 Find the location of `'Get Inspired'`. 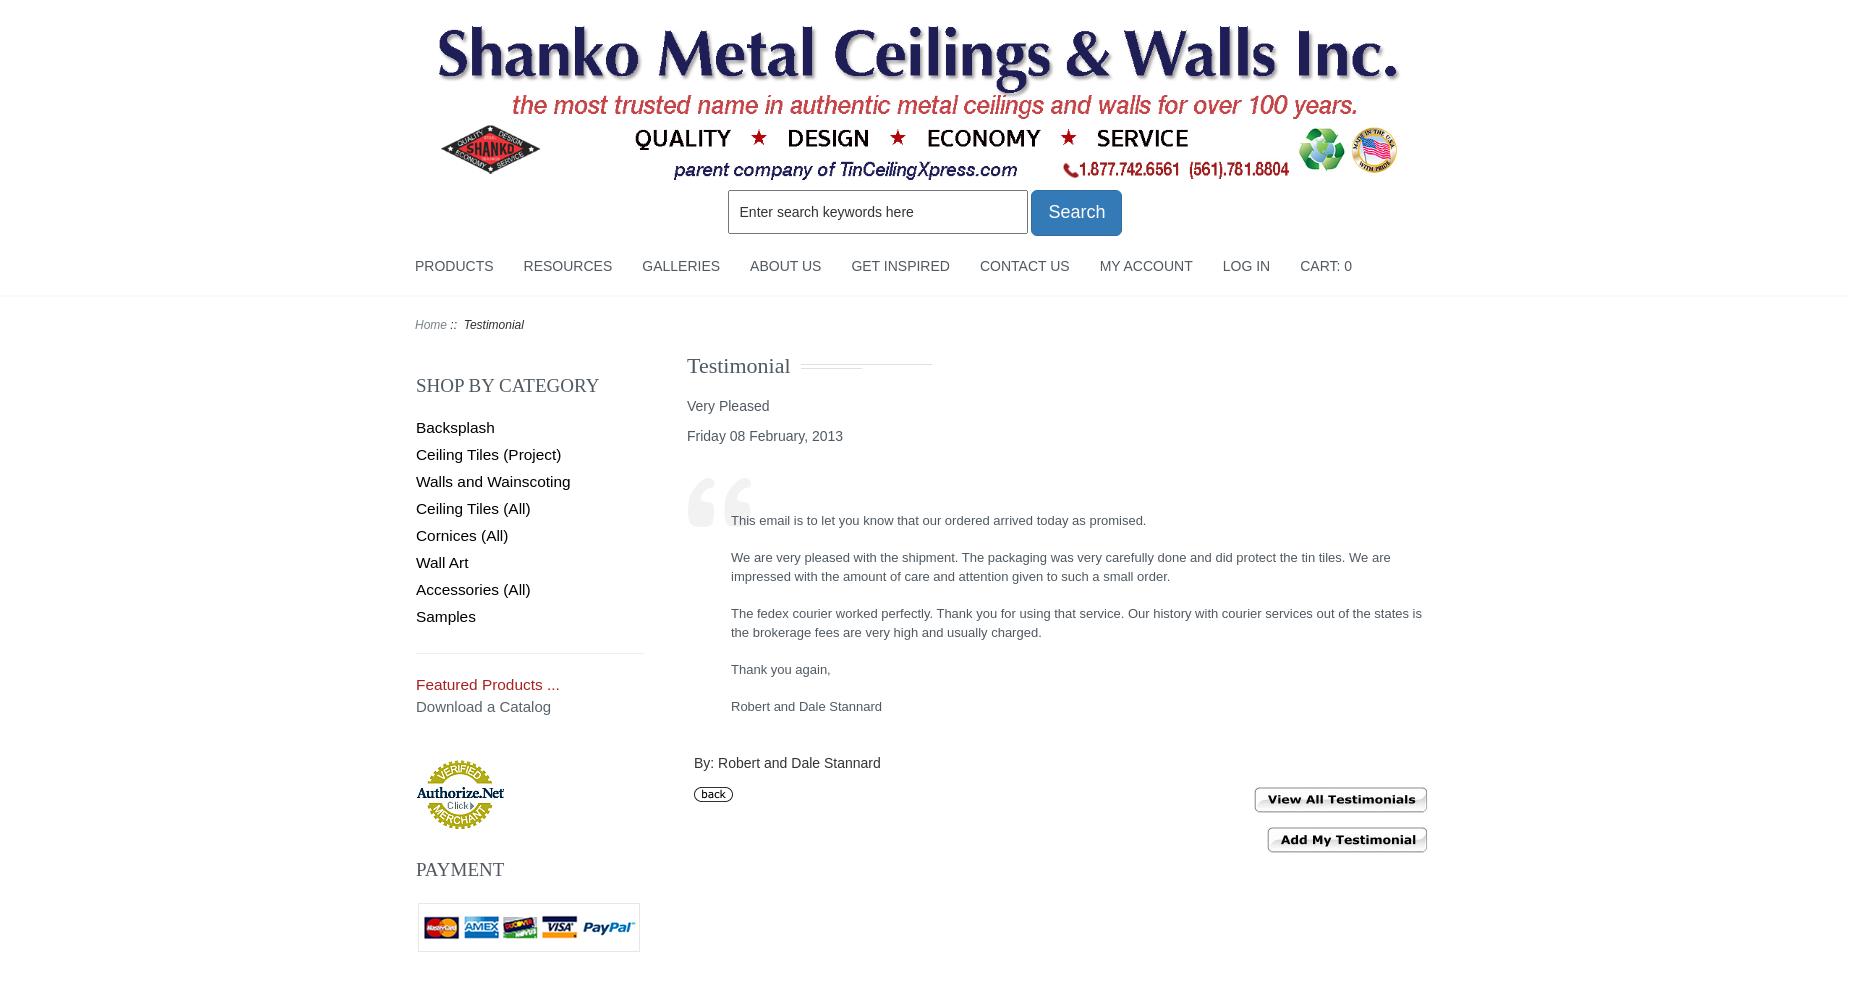

'Get Inspired' is located at coordinates (900, 265).